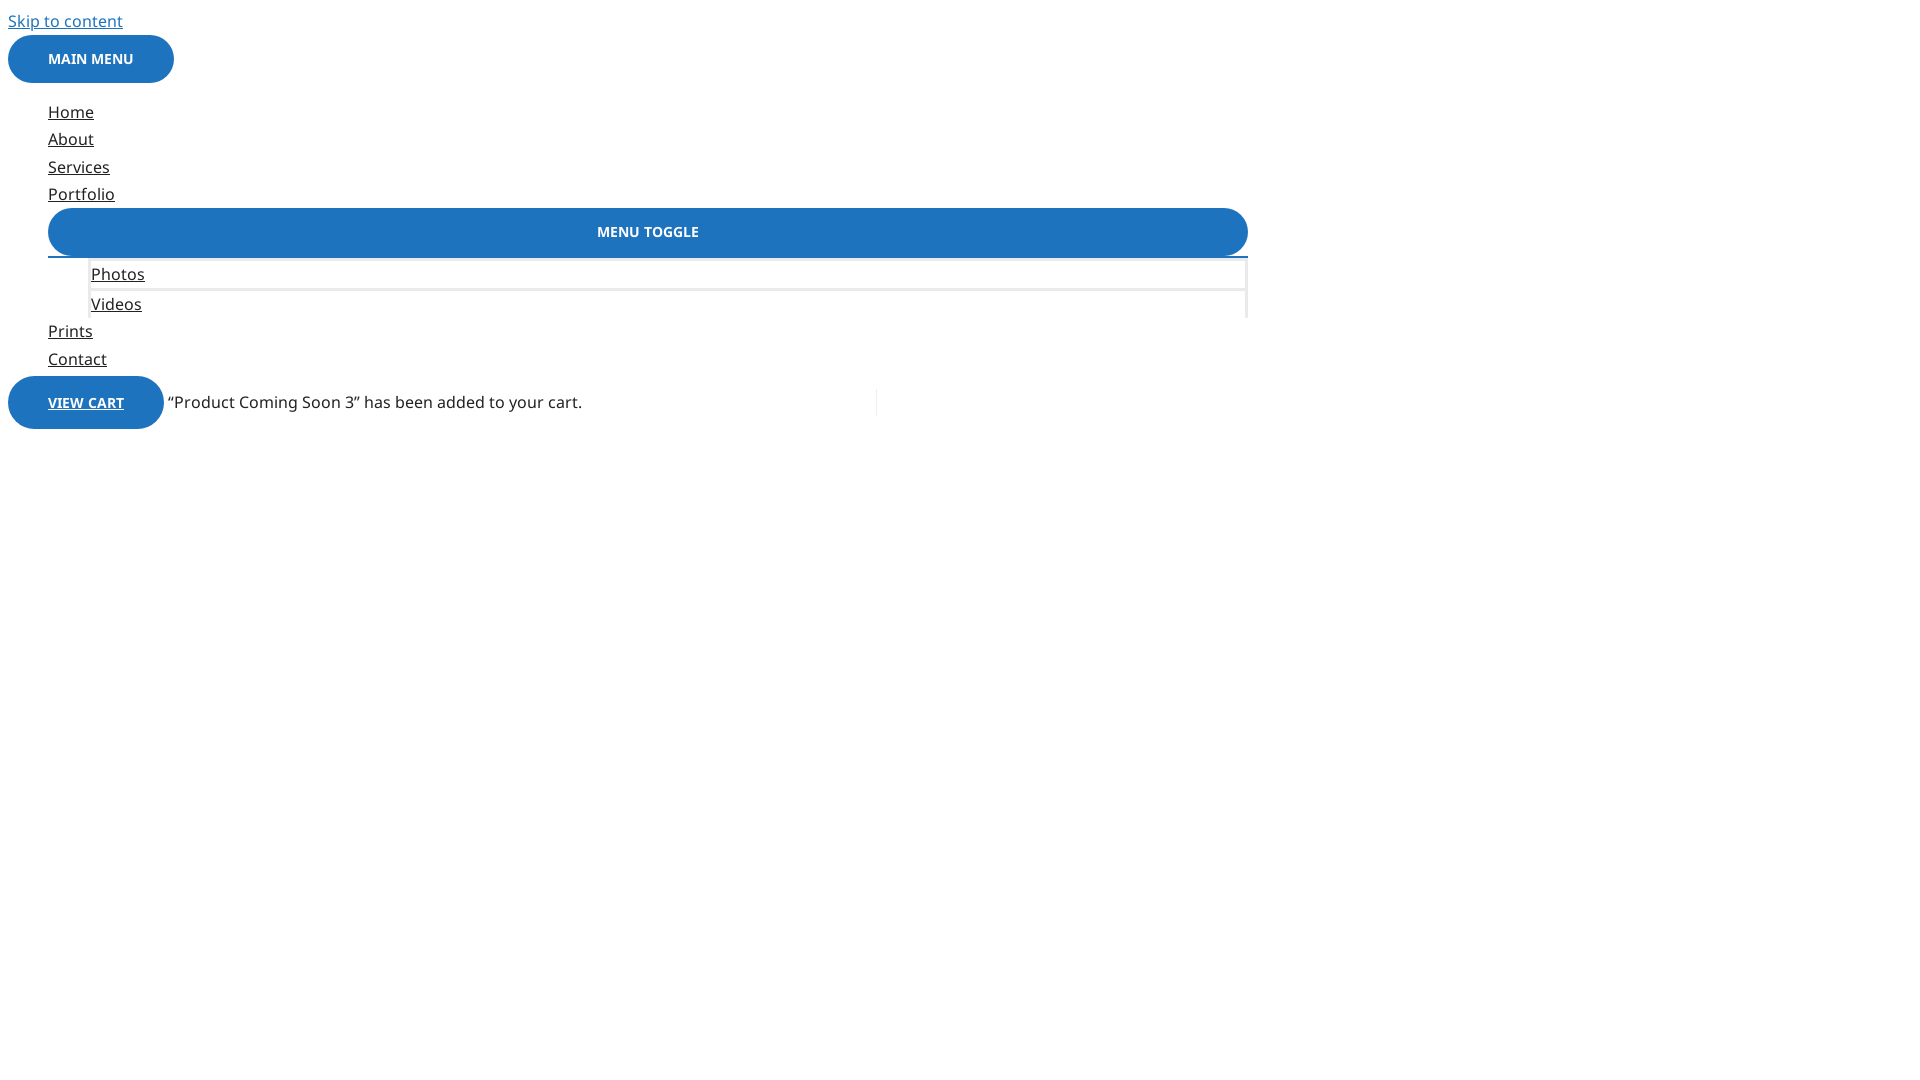 The image size is (1920, 1080). I want to click on 'Portfolio', so click(48, 194).